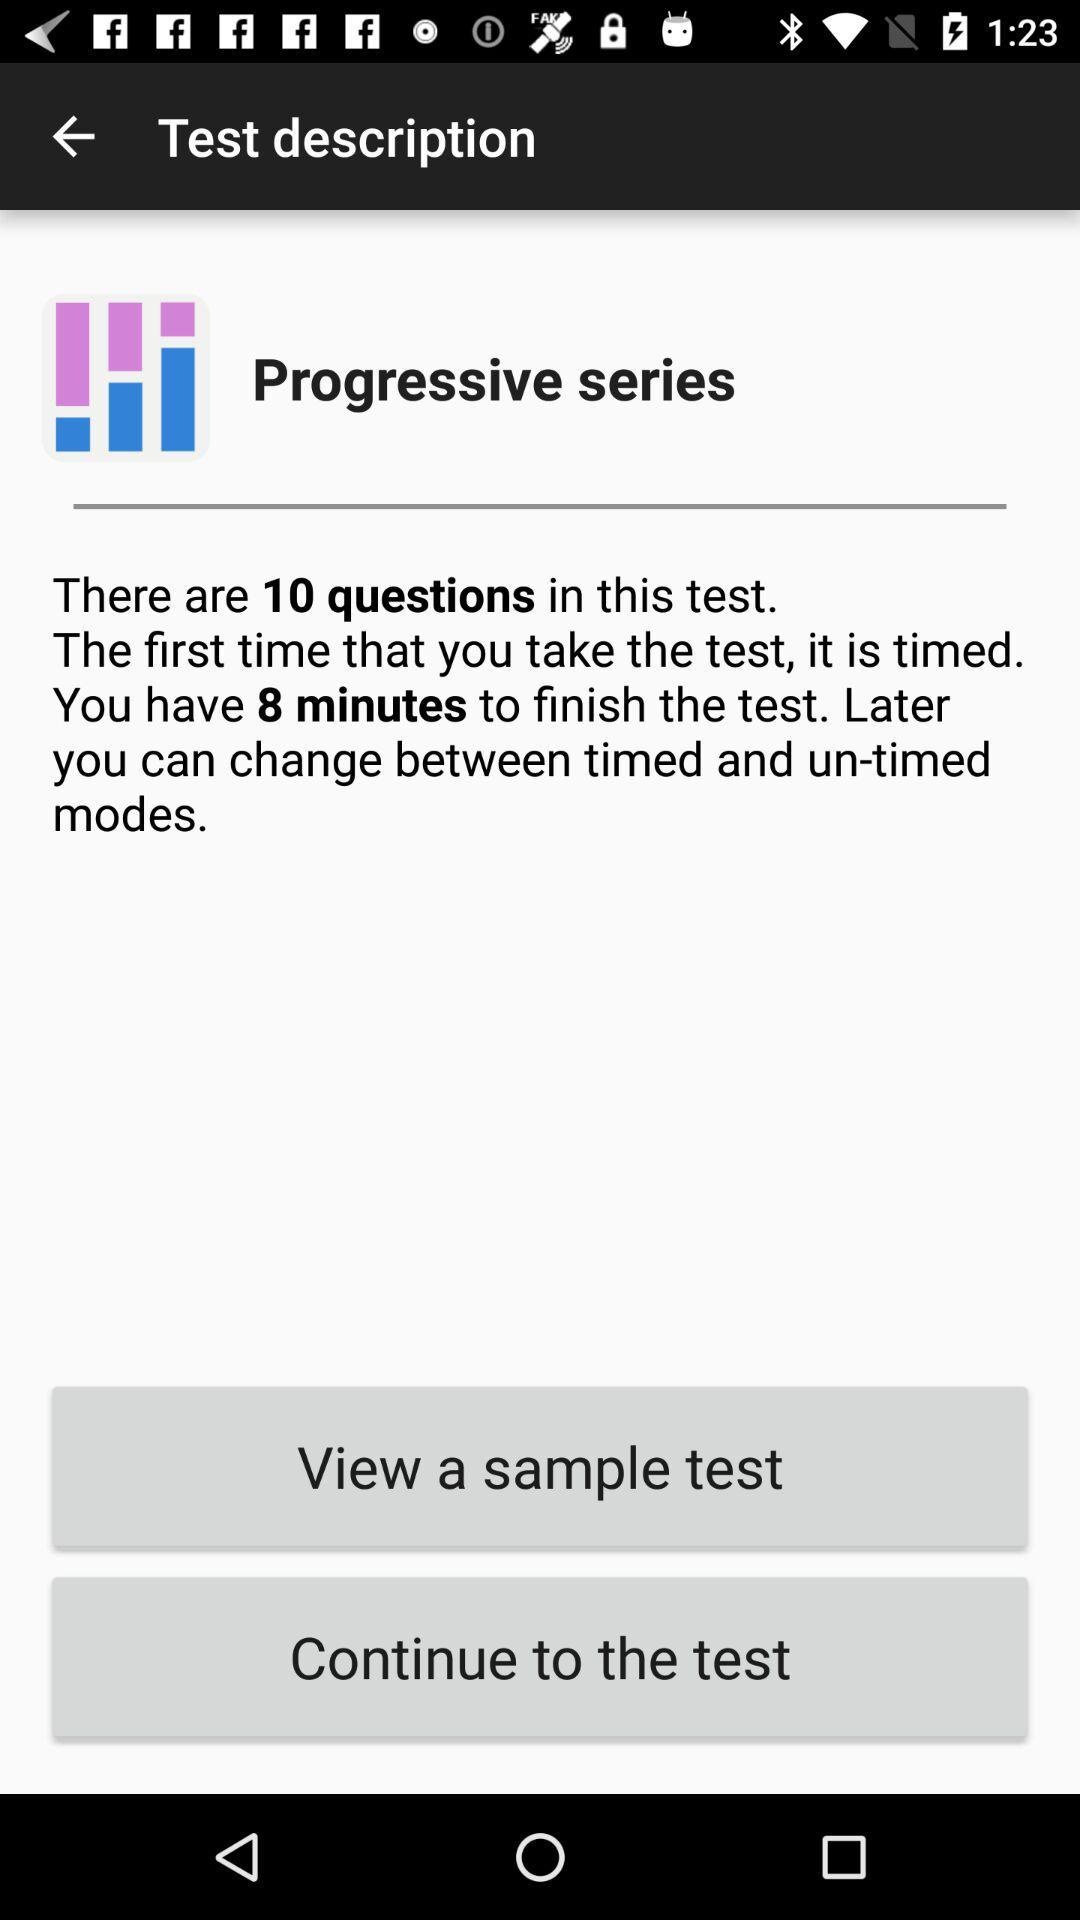 The image size is (1080, 1920). What do you see at coordinates (540, 961) in the screenshot?
I see `the item at the center` at bounding box center [540, 961].